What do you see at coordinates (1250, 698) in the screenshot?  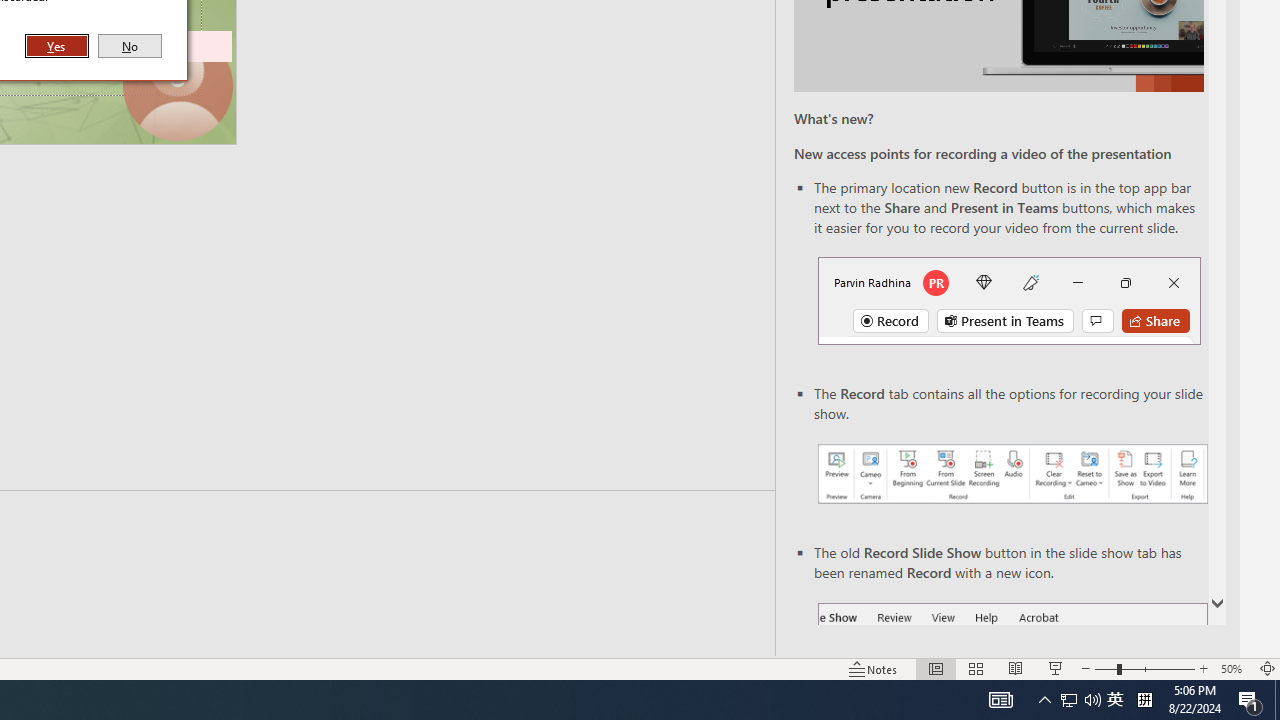 I see `'Action Center, 1 new notification'` at bounding box center [1250, 698].